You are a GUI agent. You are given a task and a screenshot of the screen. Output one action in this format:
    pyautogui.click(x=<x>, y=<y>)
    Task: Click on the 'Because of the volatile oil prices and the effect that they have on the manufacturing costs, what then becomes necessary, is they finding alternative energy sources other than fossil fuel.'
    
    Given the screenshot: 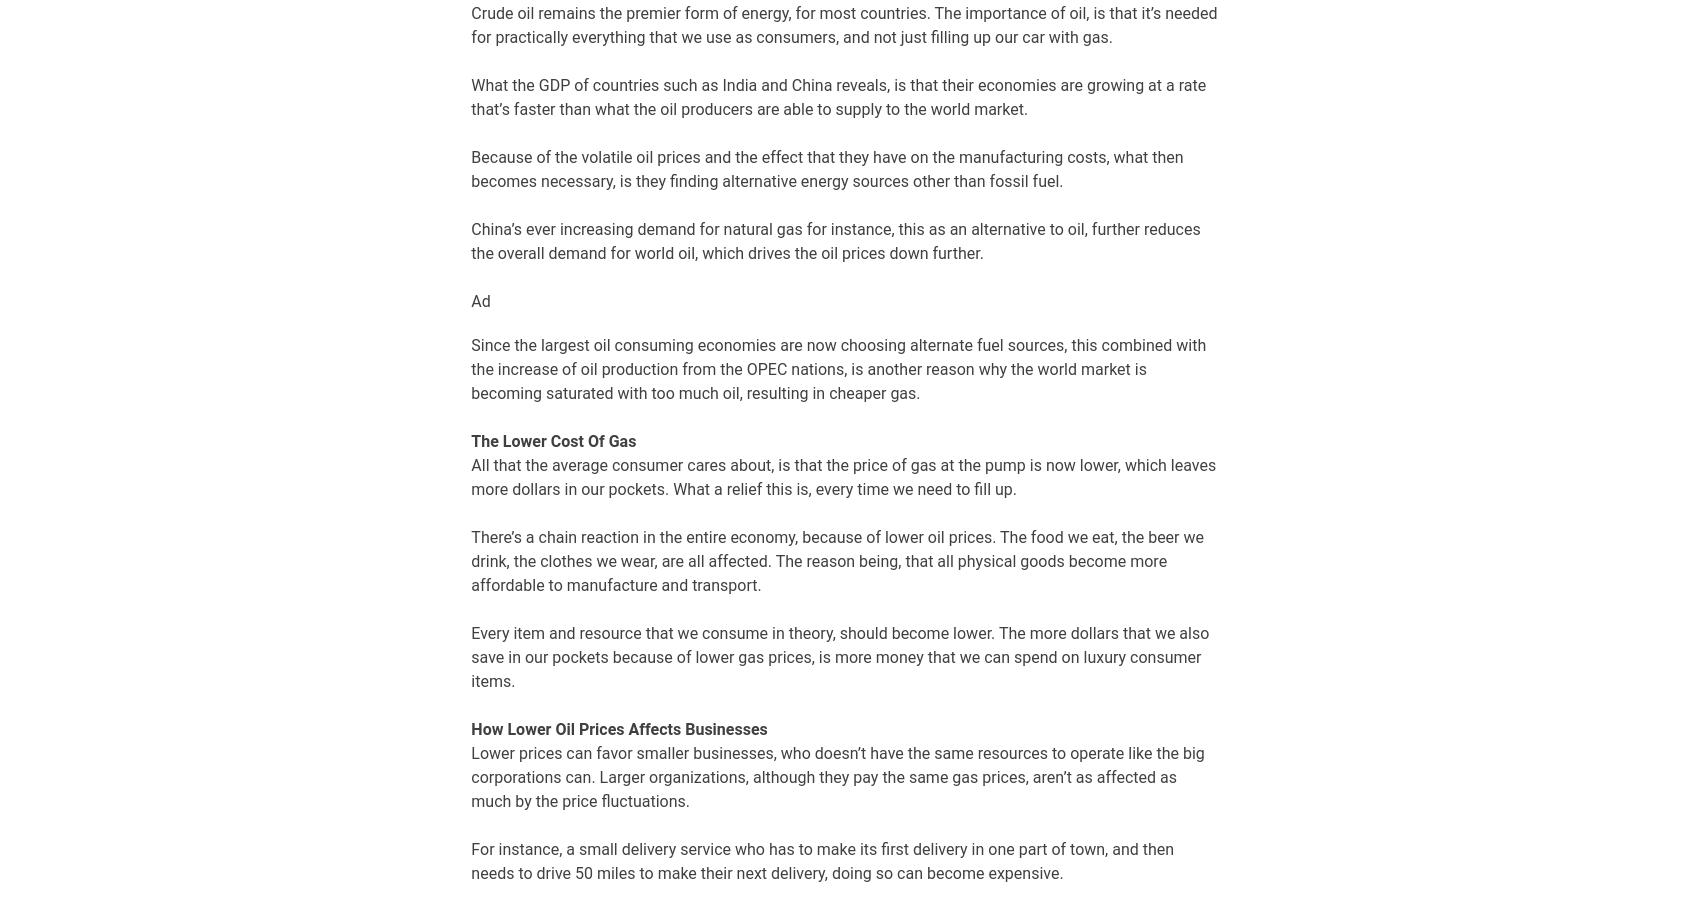 What is the action you would take?
    pyautogui.click(x=827, y=168)
    